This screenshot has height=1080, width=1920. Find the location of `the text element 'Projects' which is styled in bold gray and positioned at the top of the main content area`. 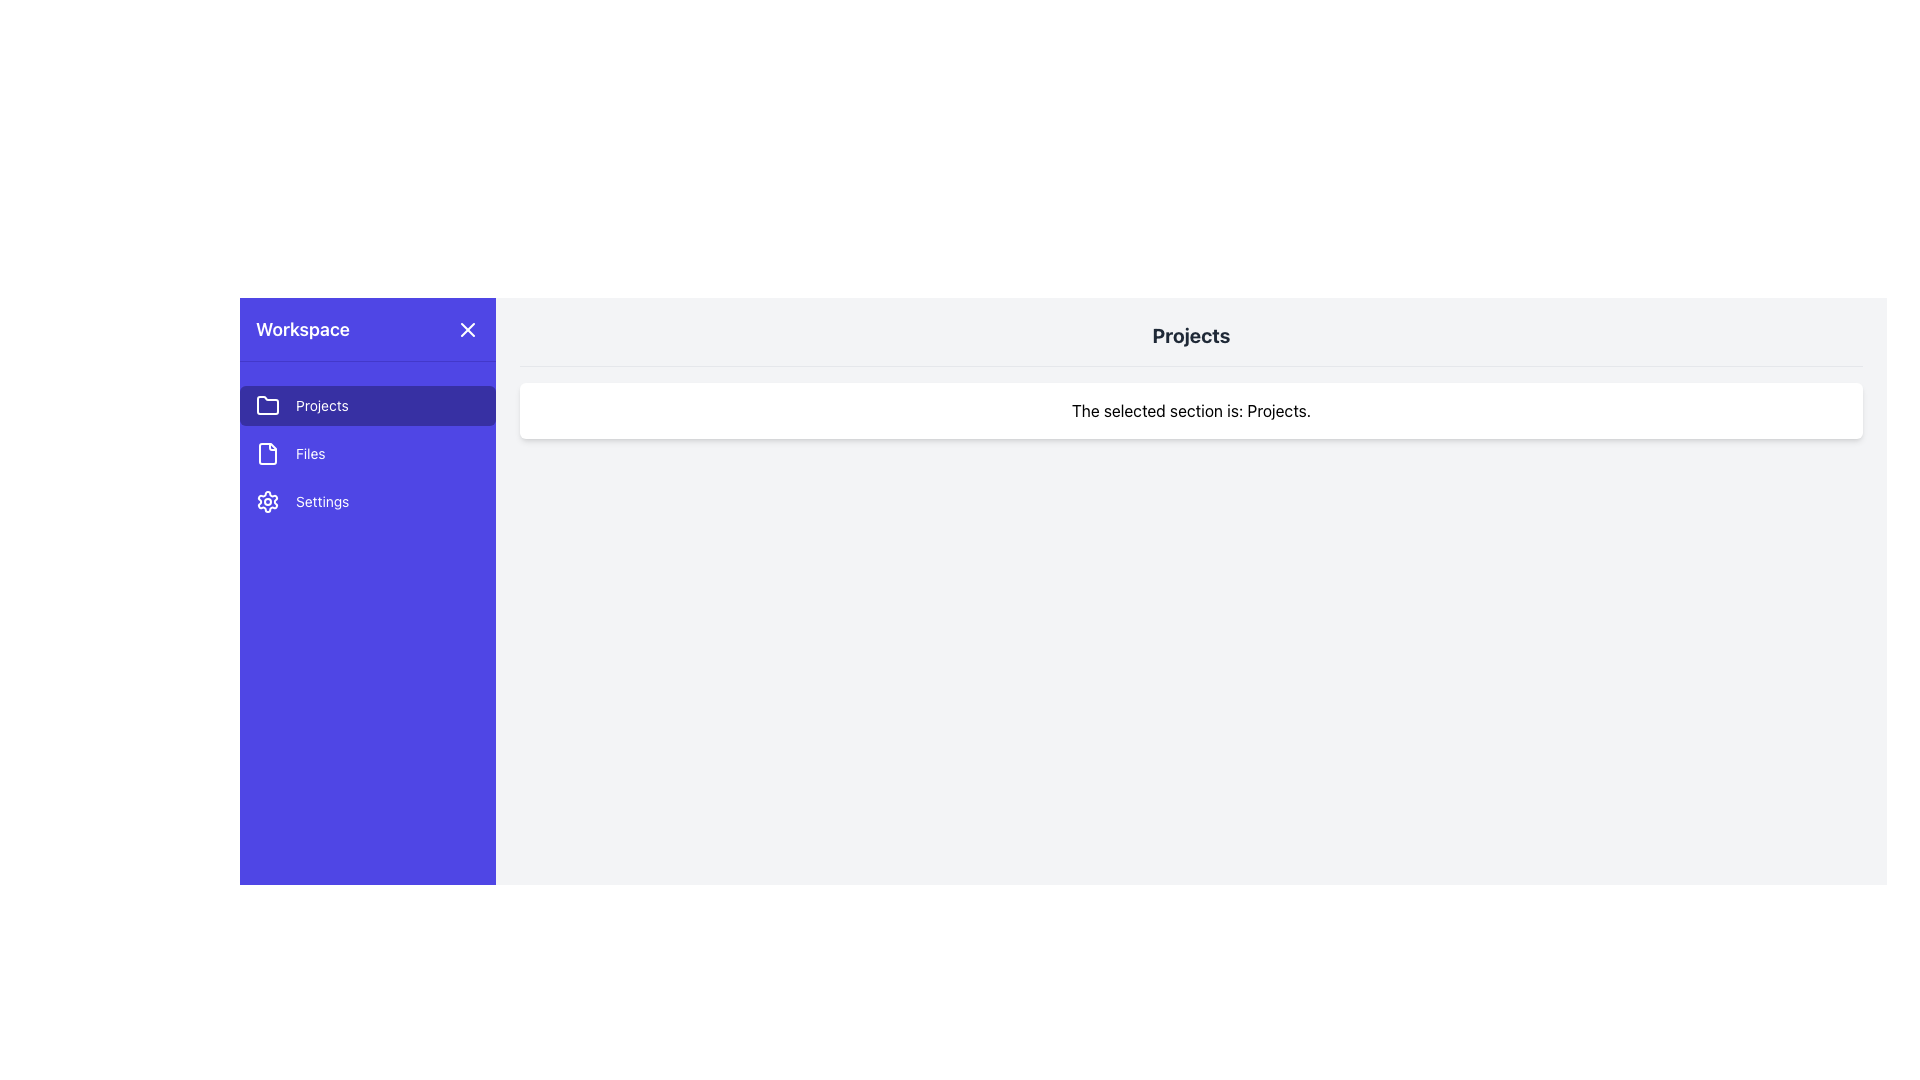

the text element 'Projects' which is styled in bold gray and positioned at the top of the main content area is located at coordinates (1191, 343).